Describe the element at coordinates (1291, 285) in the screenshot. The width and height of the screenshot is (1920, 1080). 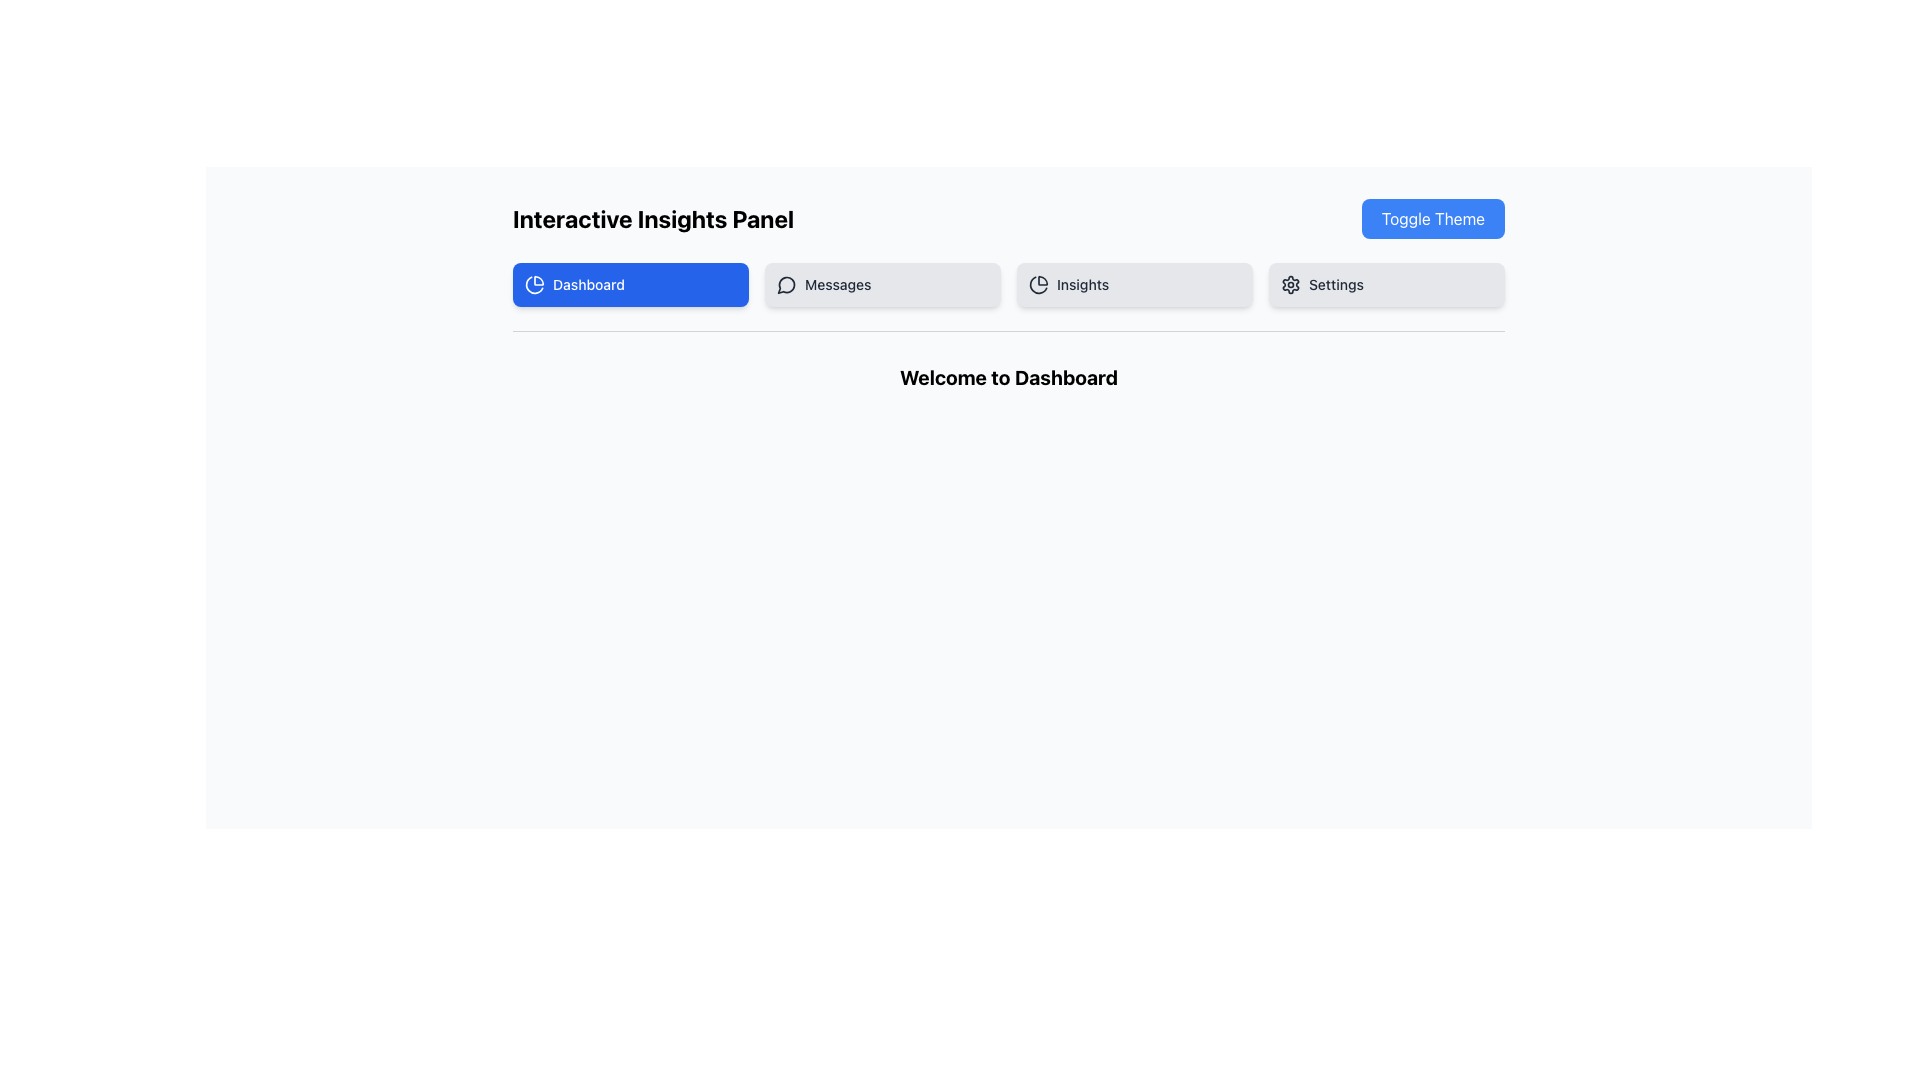
I see `the Settings icon, which represents the settings configuration option, located as the rightmost button in the navigation array at the top middle section of the interface` at that location.